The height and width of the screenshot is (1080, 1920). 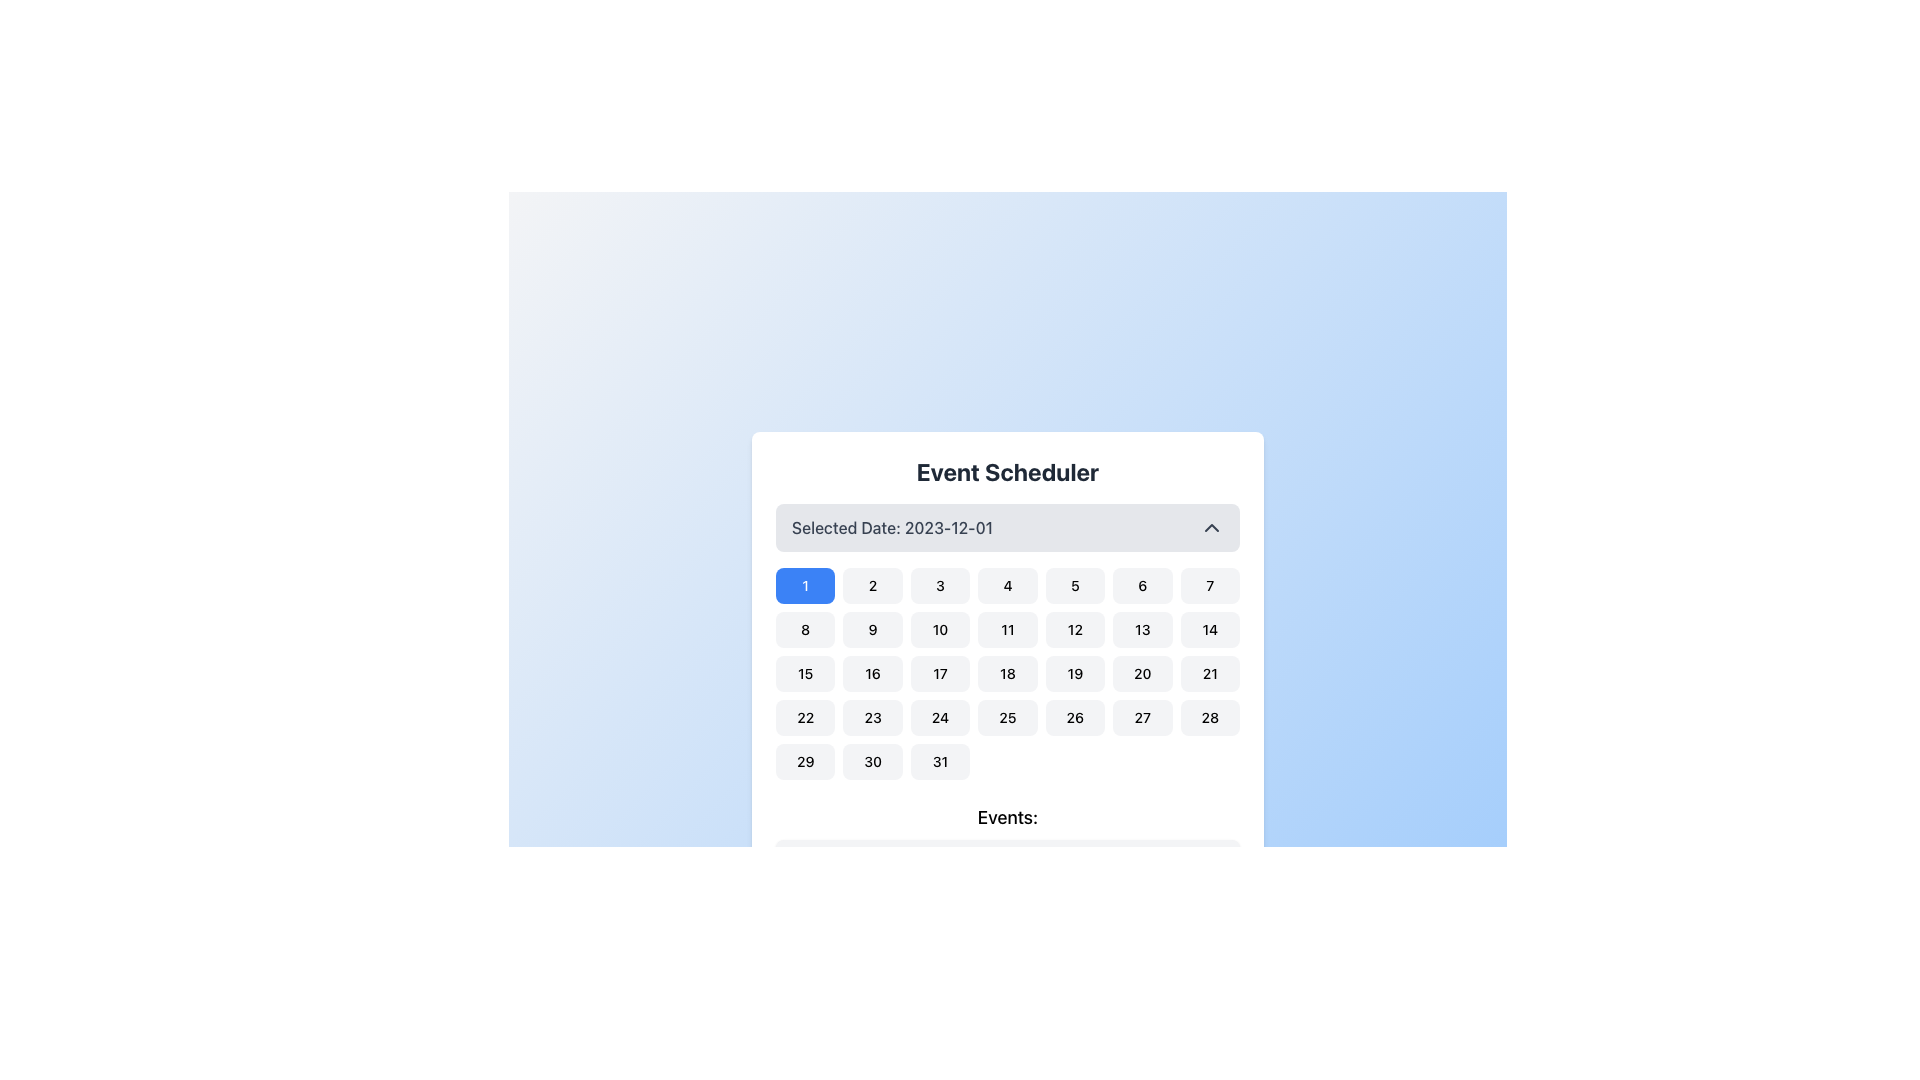 What do you see at coordinates (1142, 585) in the screenshot?
I see `the button labeled '6' in the Event Scheduler calendar` at bounding box center [1142, 585].